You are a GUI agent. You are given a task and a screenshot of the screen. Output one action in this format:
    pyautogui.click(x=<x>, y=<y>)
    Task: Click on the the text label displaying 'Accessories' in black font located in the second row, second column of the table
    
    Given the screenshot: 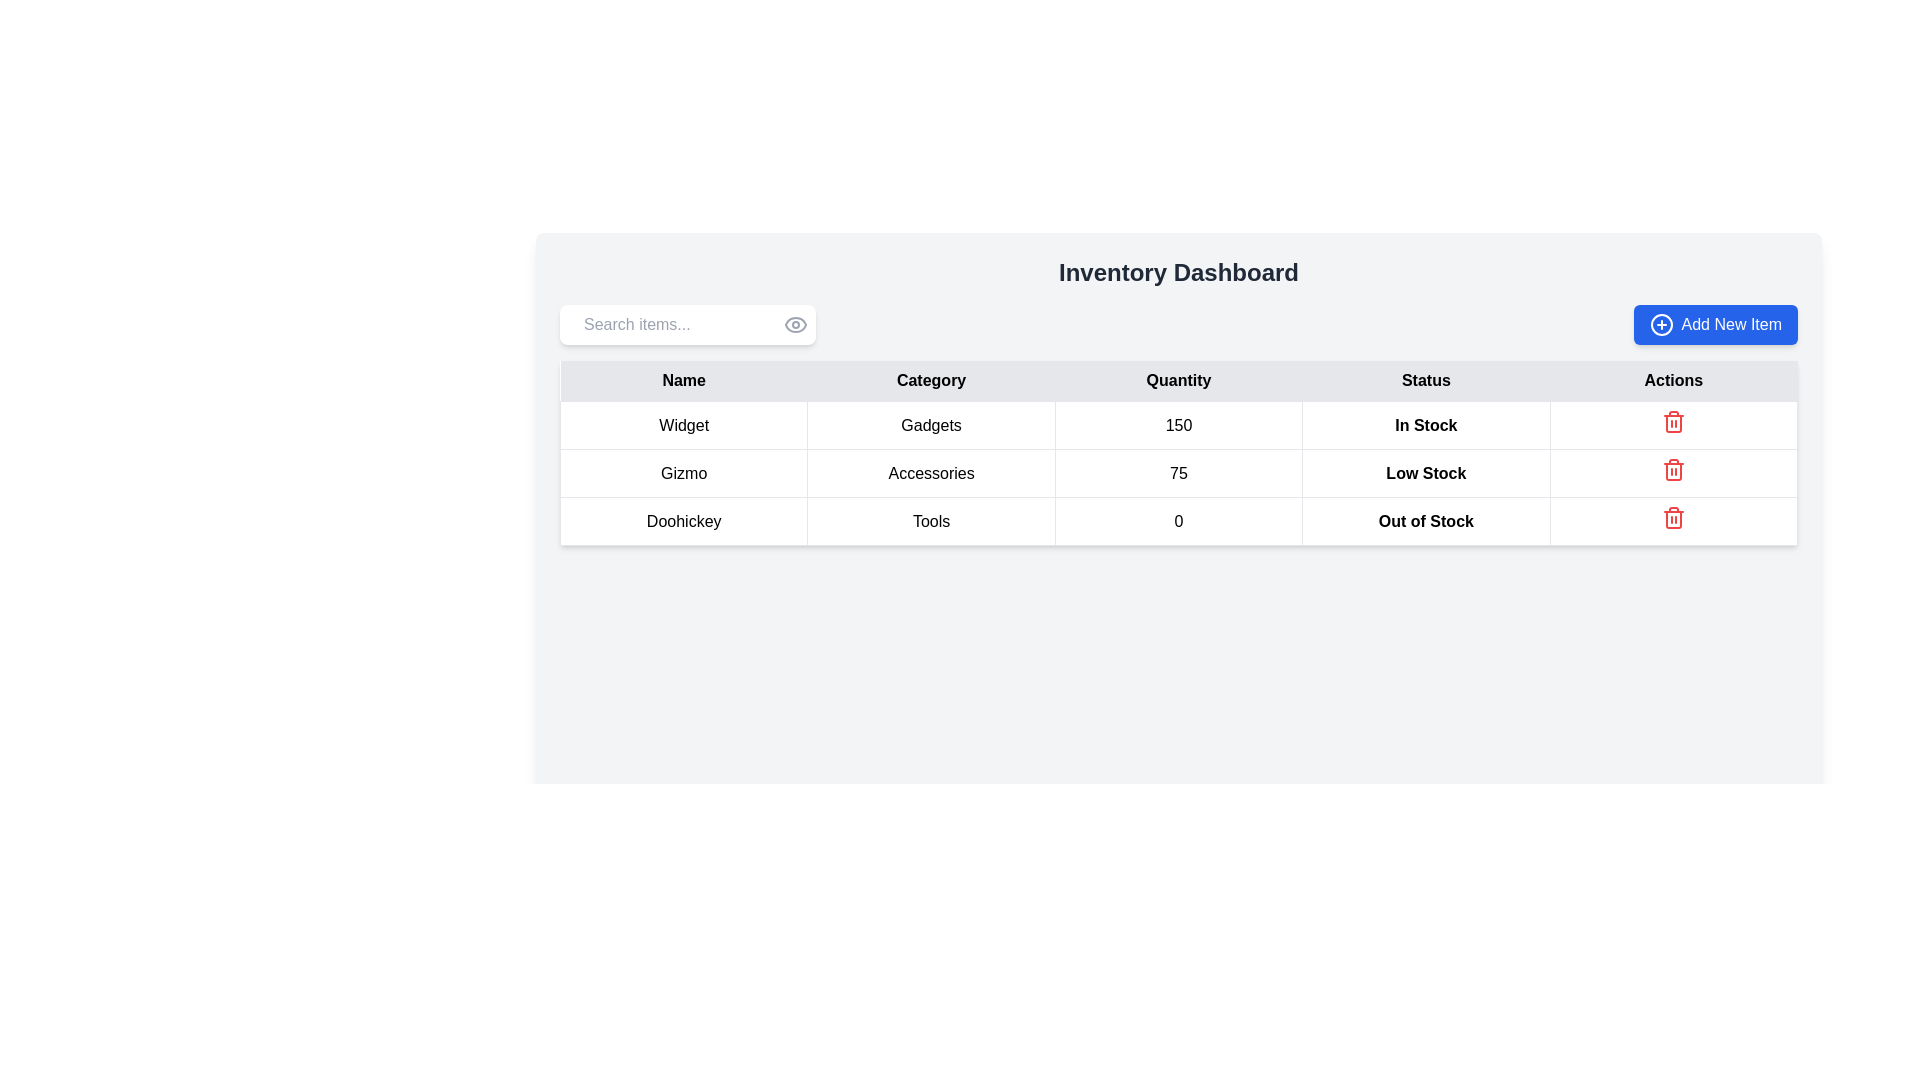 What is the action you would take?
    pyautogui.click(x=930, y=473)
    